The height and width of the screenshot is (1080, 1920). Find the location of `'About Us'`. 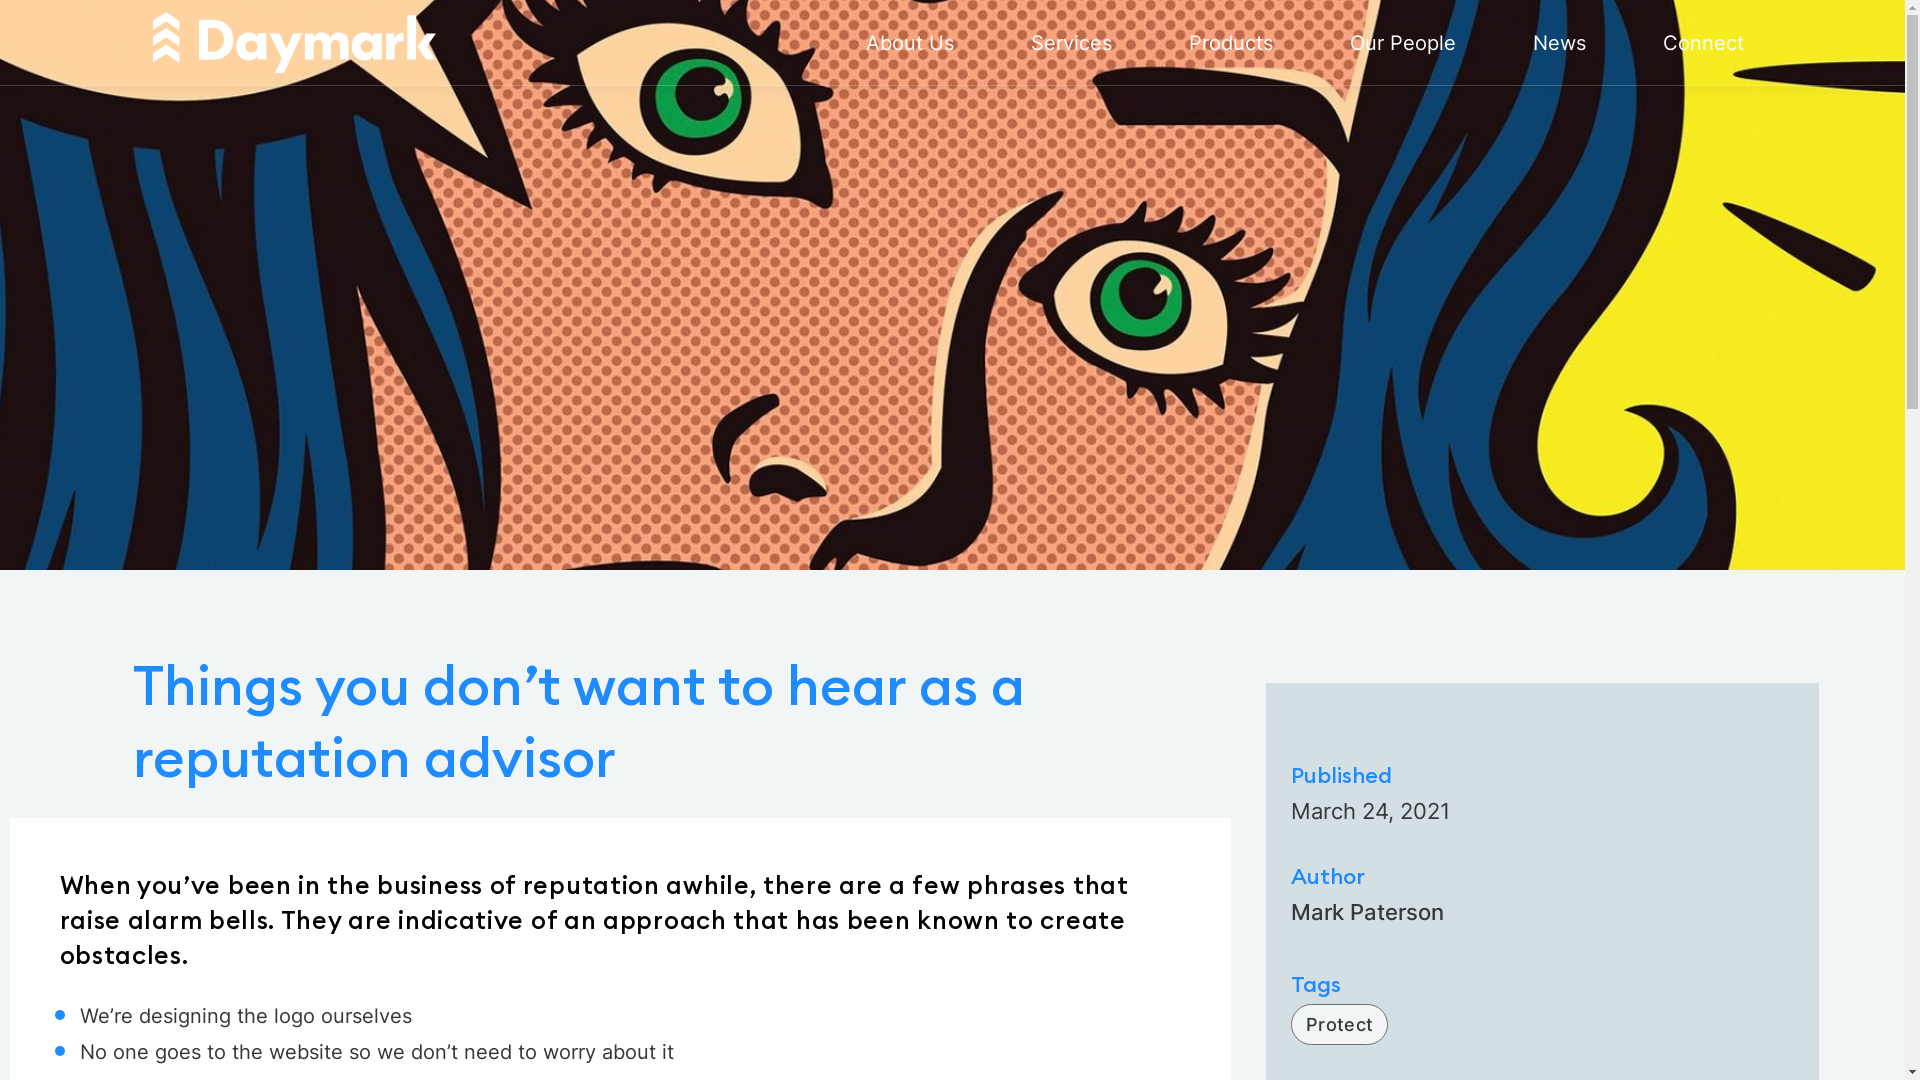

'About Us' is located at coordinates (909, 42).